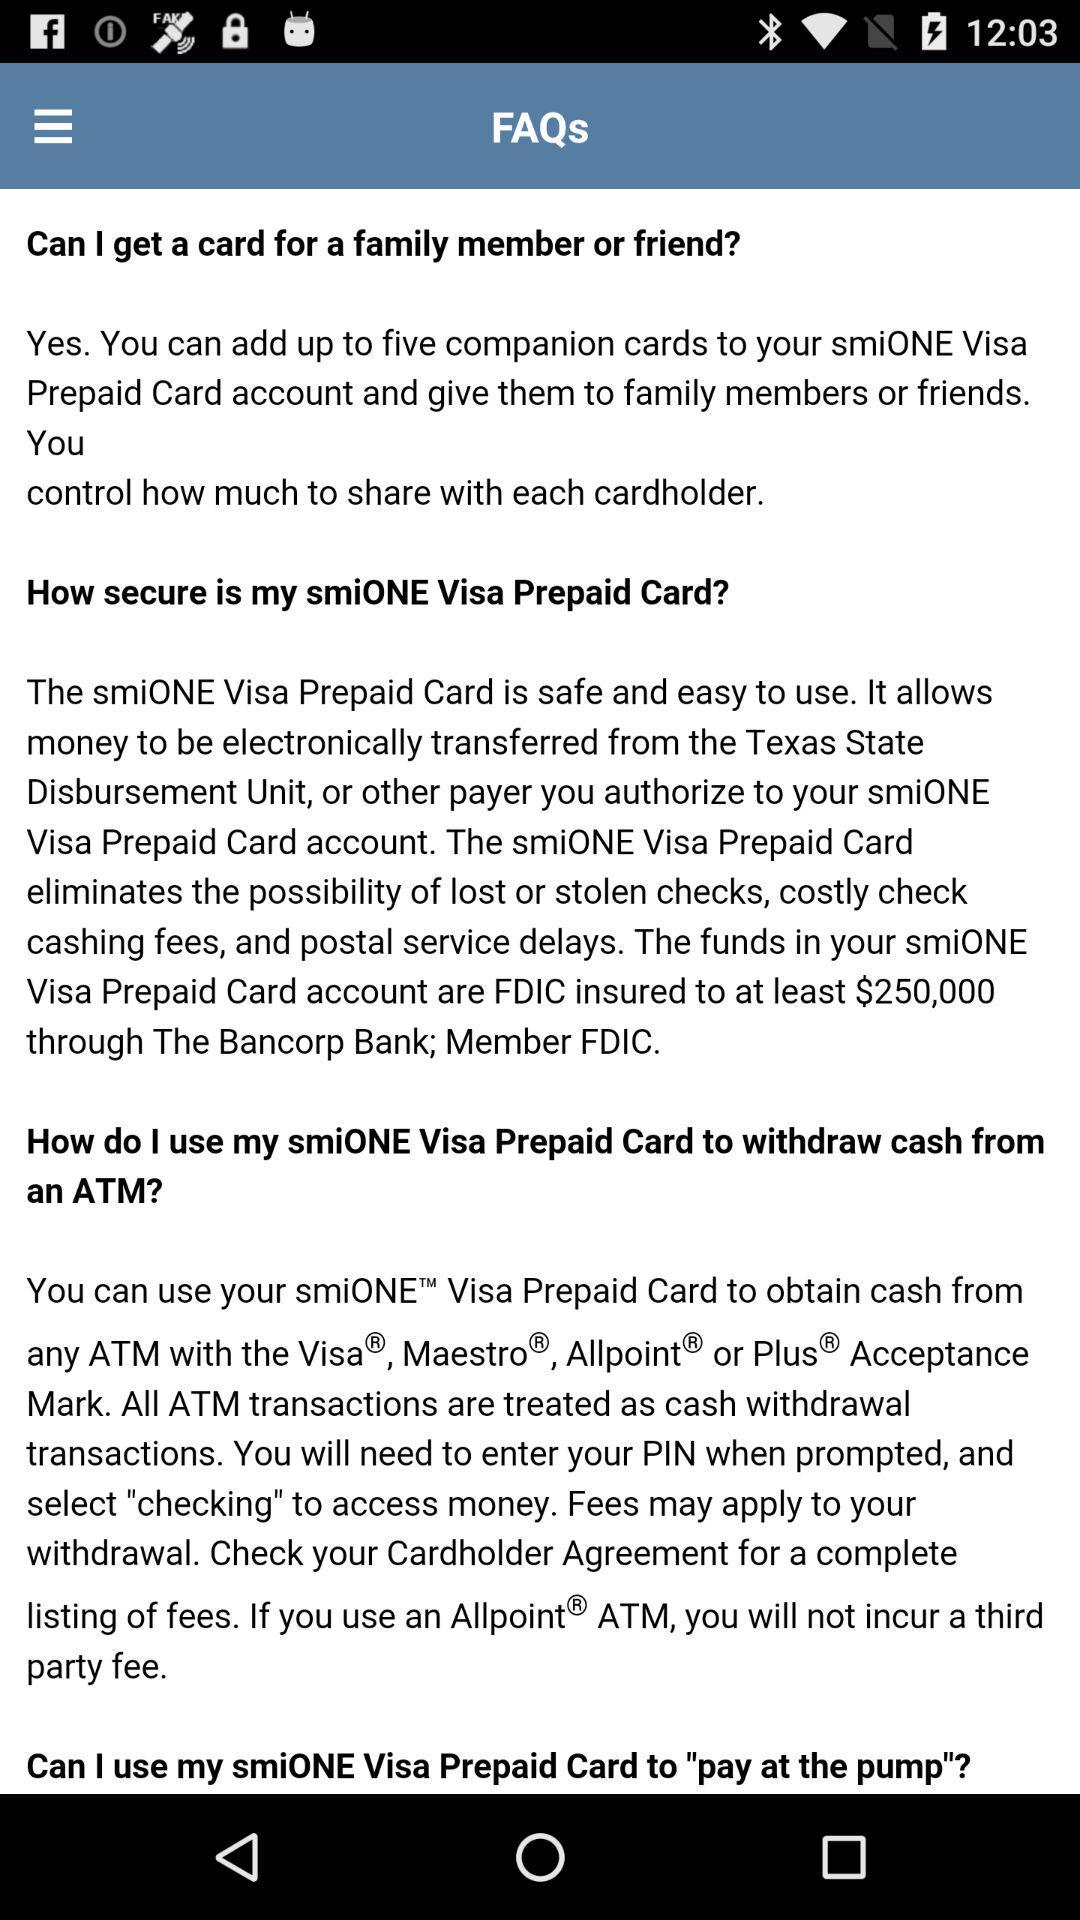 This screenshot has height=1920, width=1080. Describe the element at coordinates (540, 991) in the screenshot. I see `advertisement page` at that location.